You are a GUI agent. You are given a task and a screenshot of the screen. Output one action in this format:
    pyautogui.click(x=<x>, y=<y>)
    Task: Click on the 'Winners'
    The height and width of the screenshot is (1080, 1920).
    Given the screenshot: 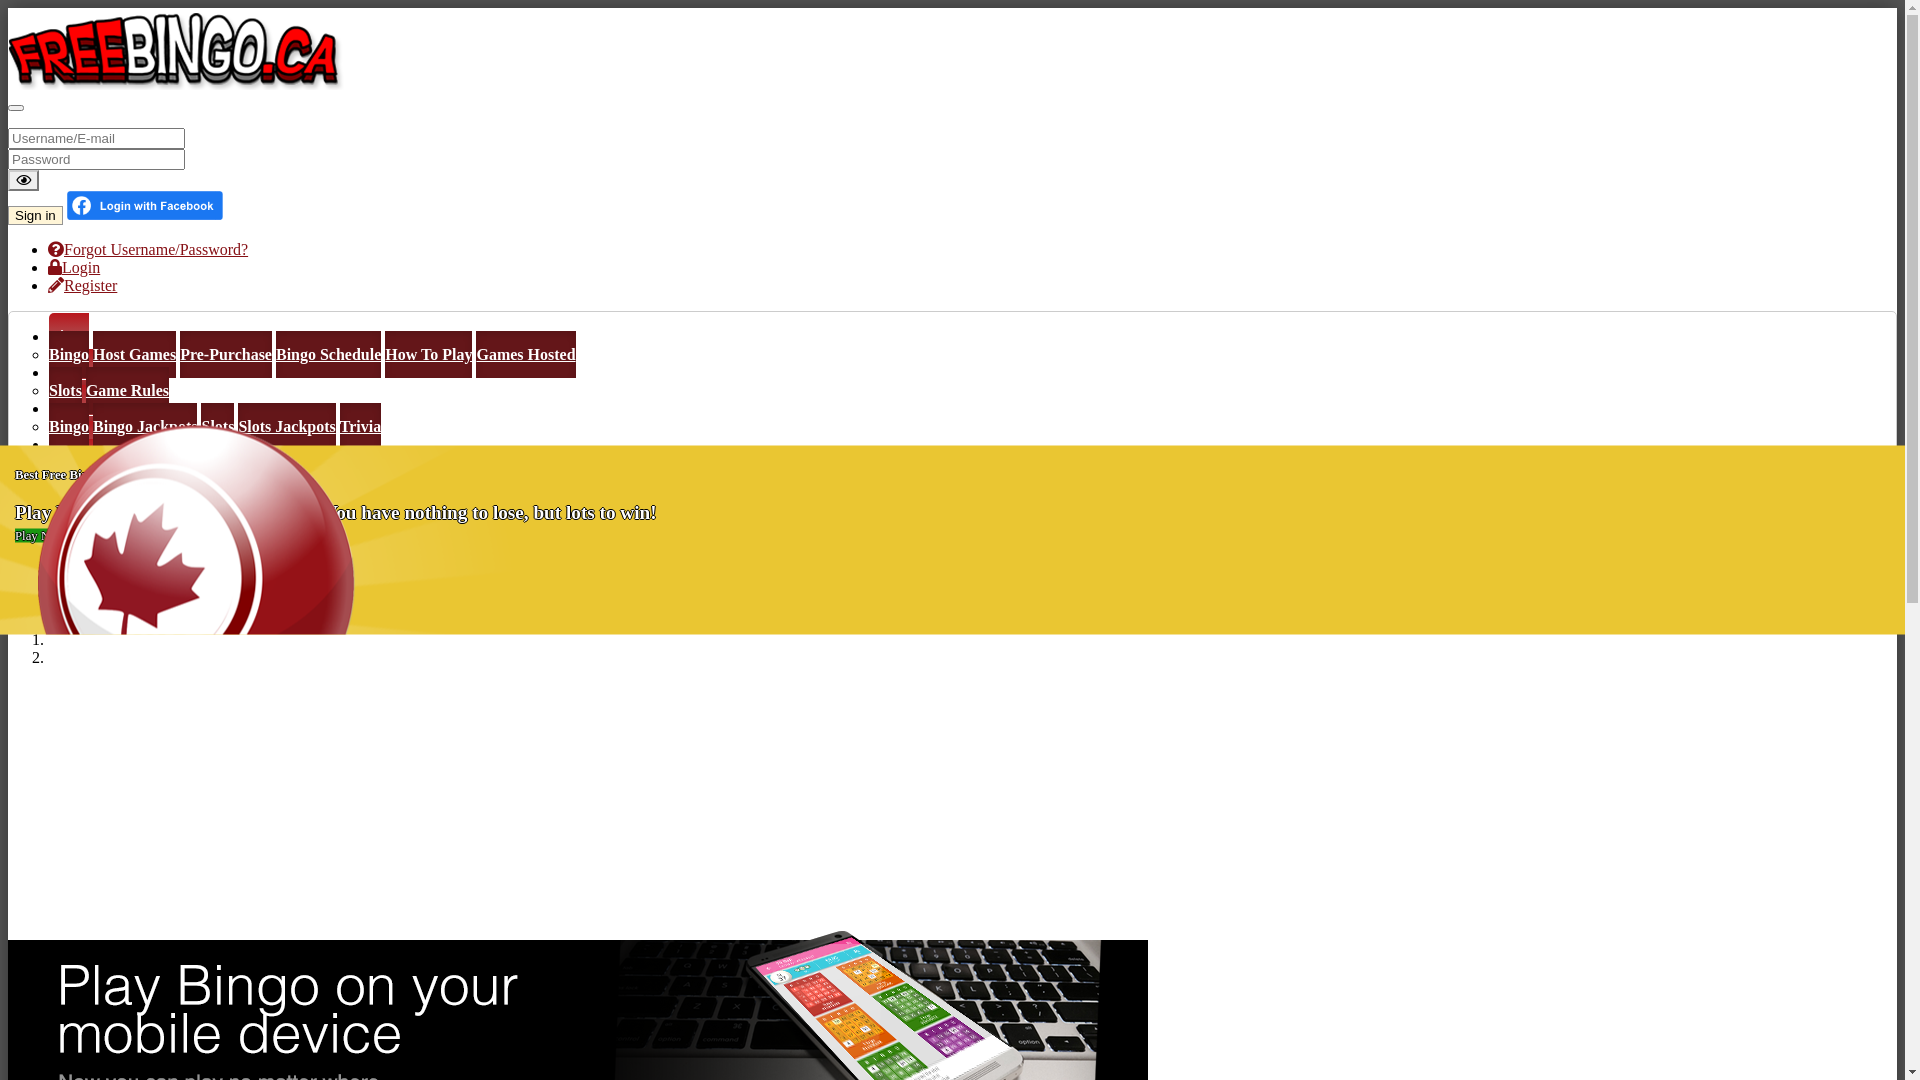 What is the action you would take?
    pyautogui.click(x=78, y=407)
    